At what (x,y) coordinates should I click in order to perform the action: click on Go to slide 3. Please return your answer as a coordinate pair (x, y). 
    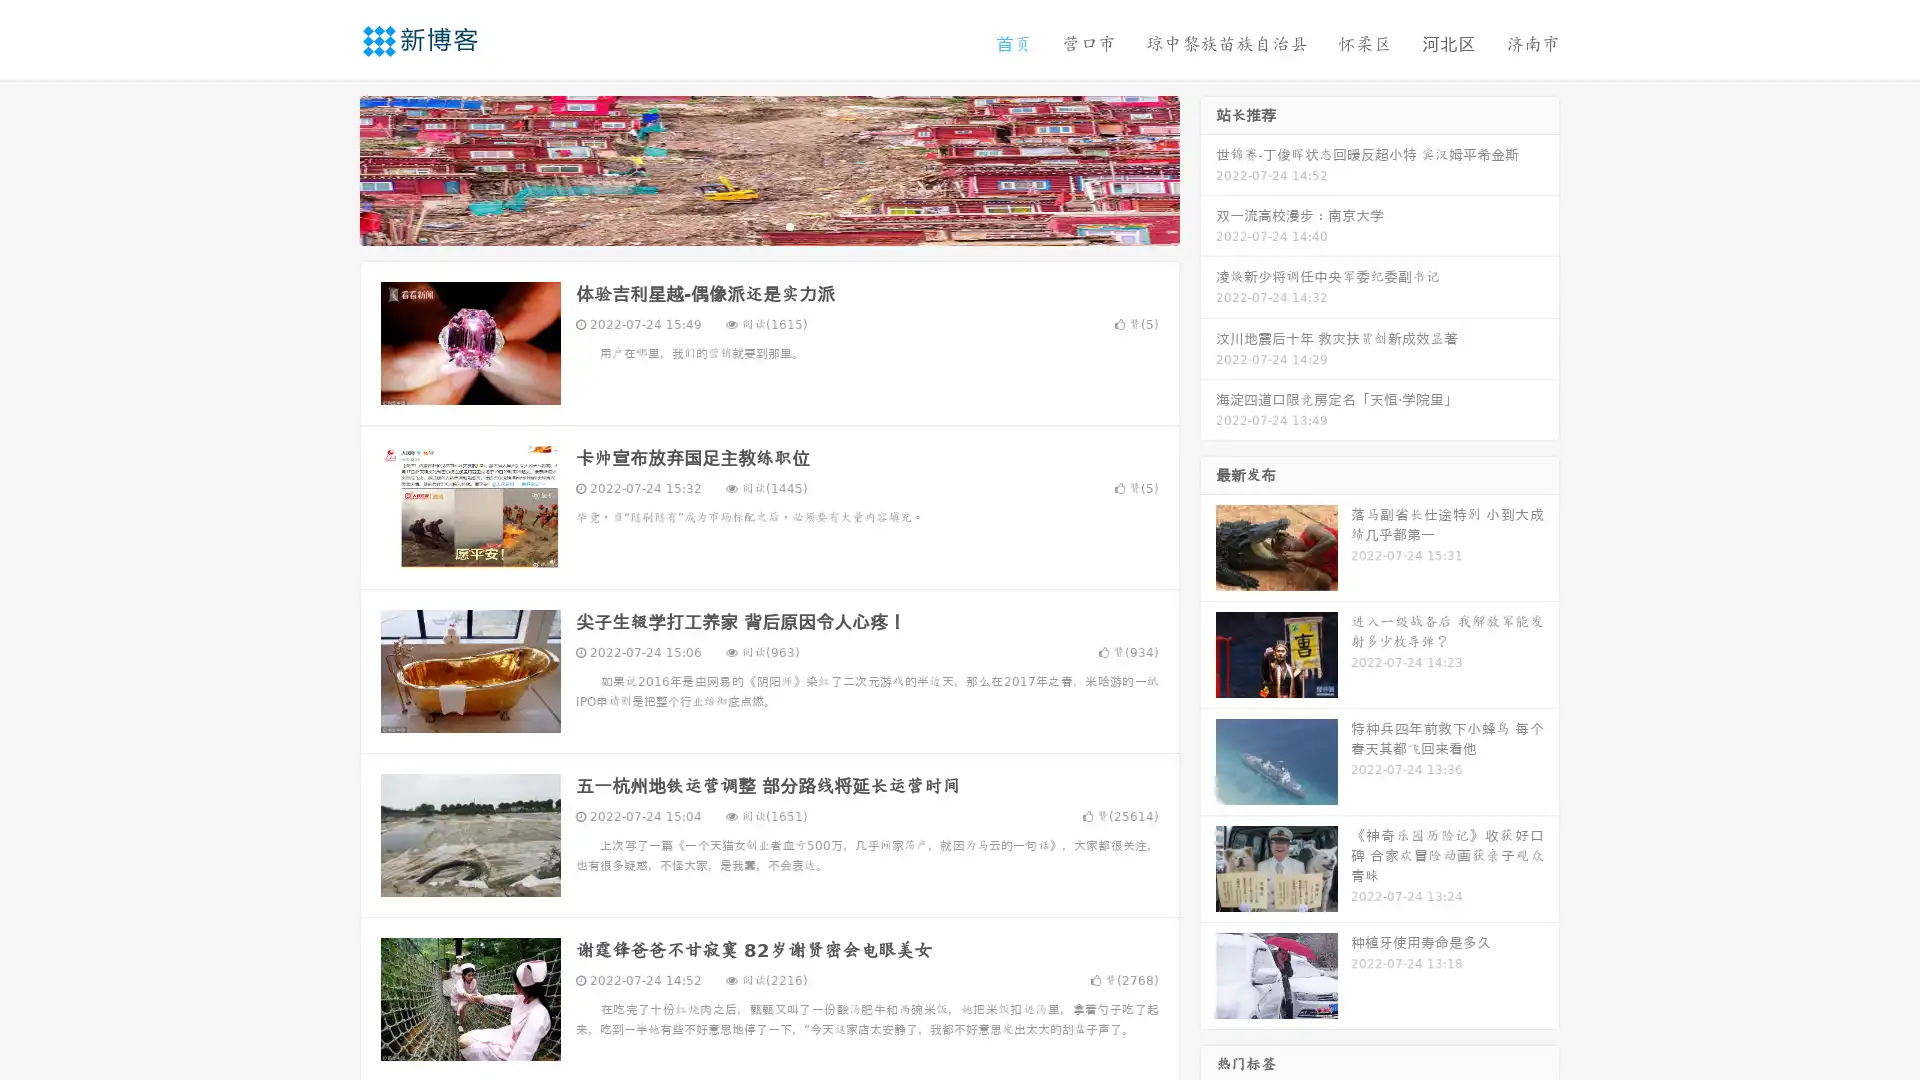
    Looking at the image, I should click on (789, 225).